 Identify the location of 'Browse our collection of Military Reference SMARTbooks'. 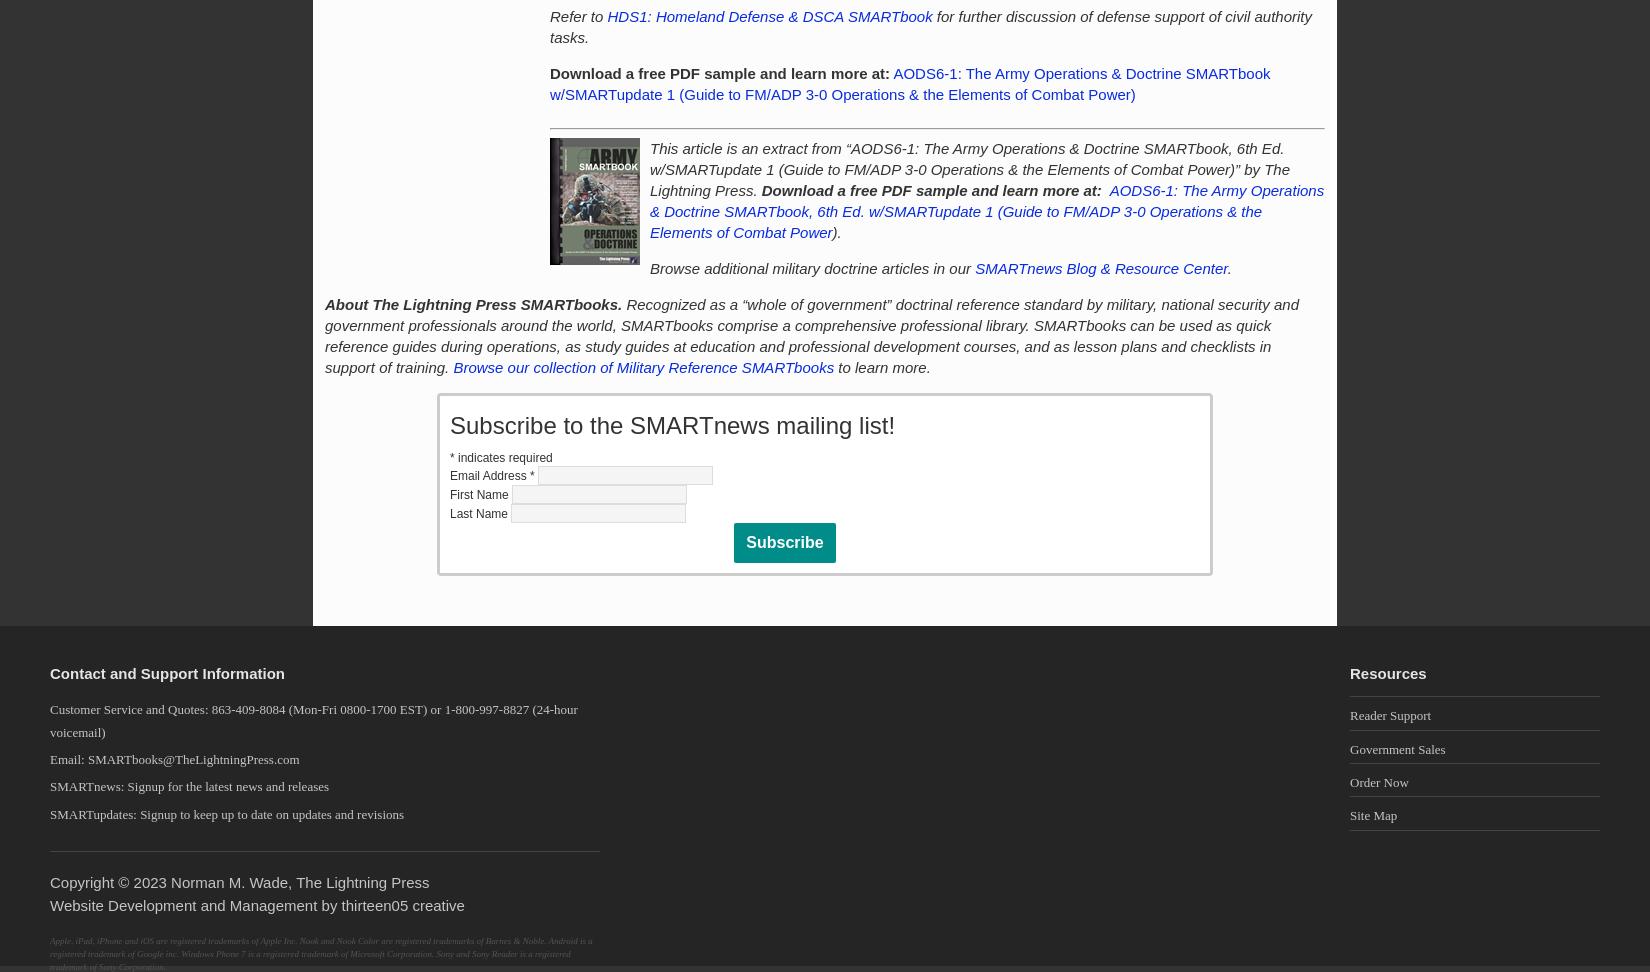
(642, 367).